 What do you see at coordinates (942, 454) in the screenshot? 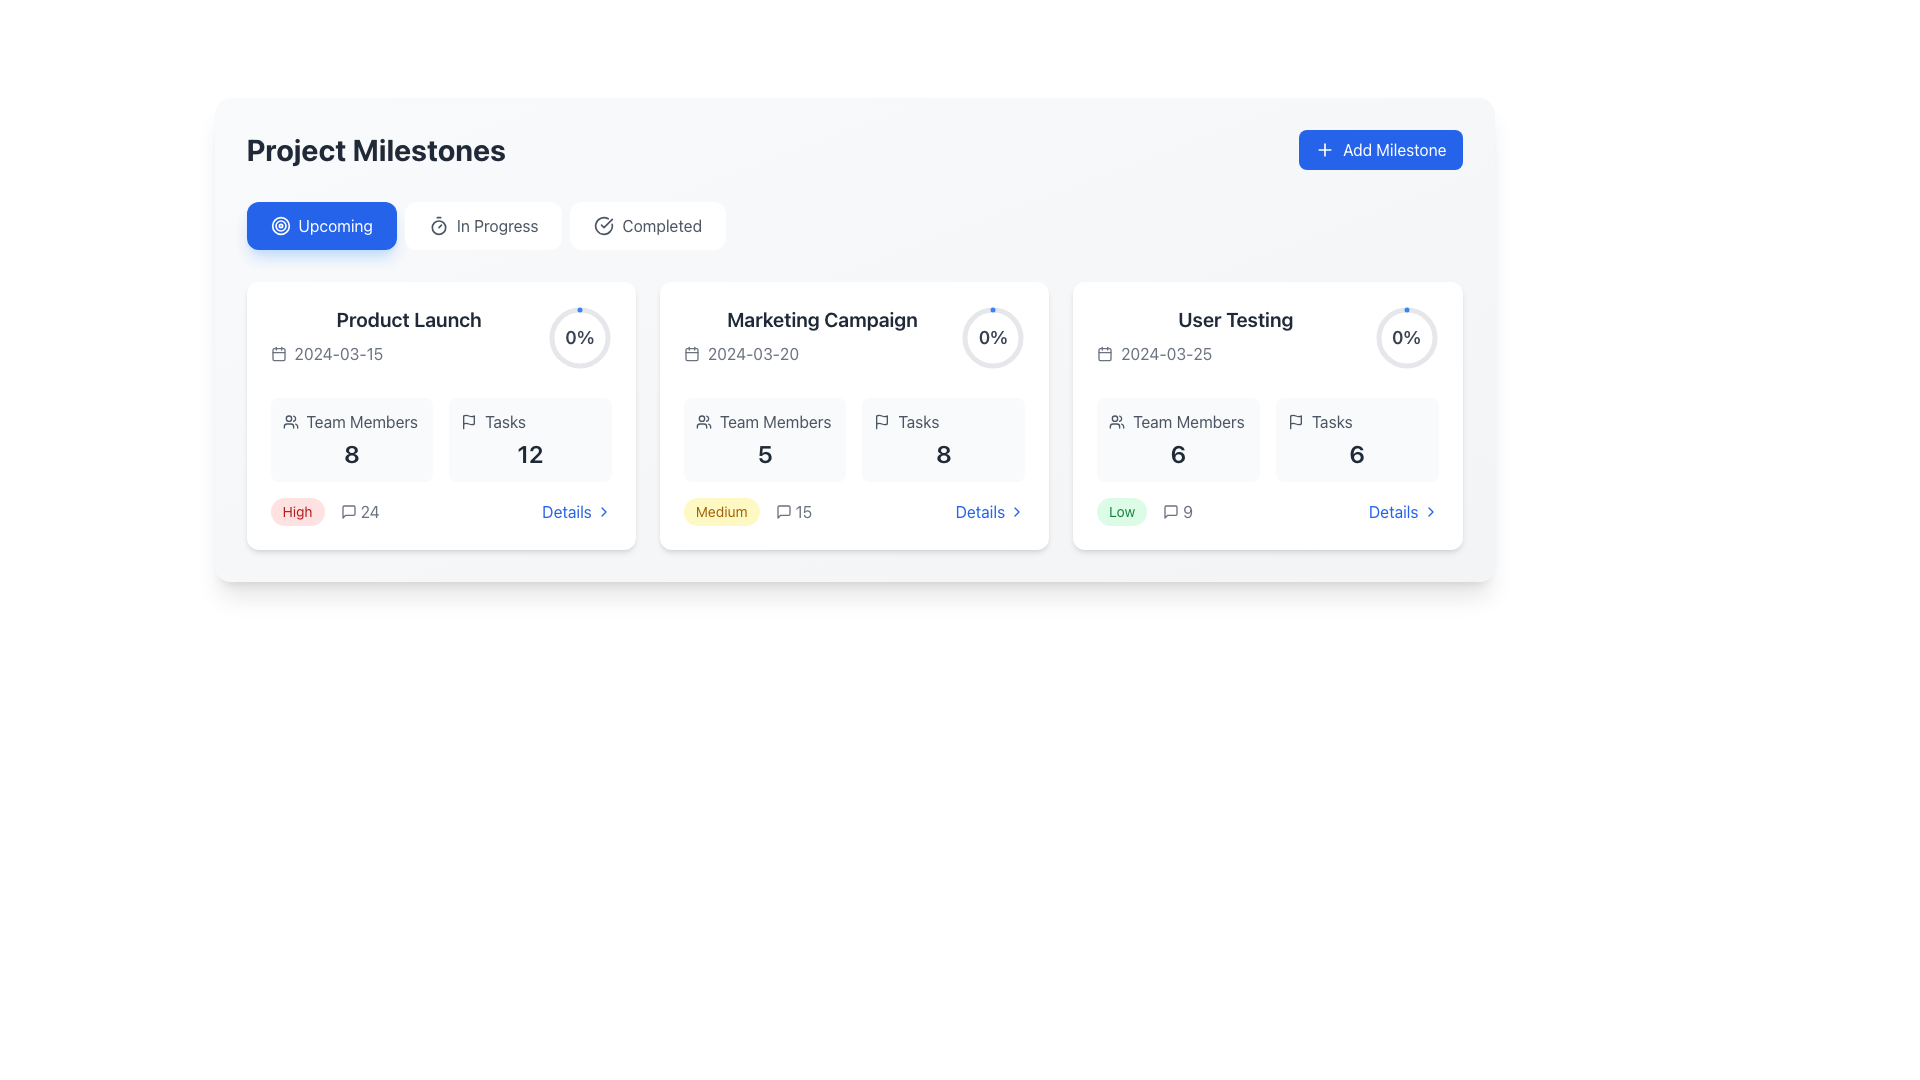
I see `the text label displaying the count of tasks for the 'Marketing Campaign' milestone, located under the 'Tasks' label in the second milestone card` at bounding box center [942, 454].